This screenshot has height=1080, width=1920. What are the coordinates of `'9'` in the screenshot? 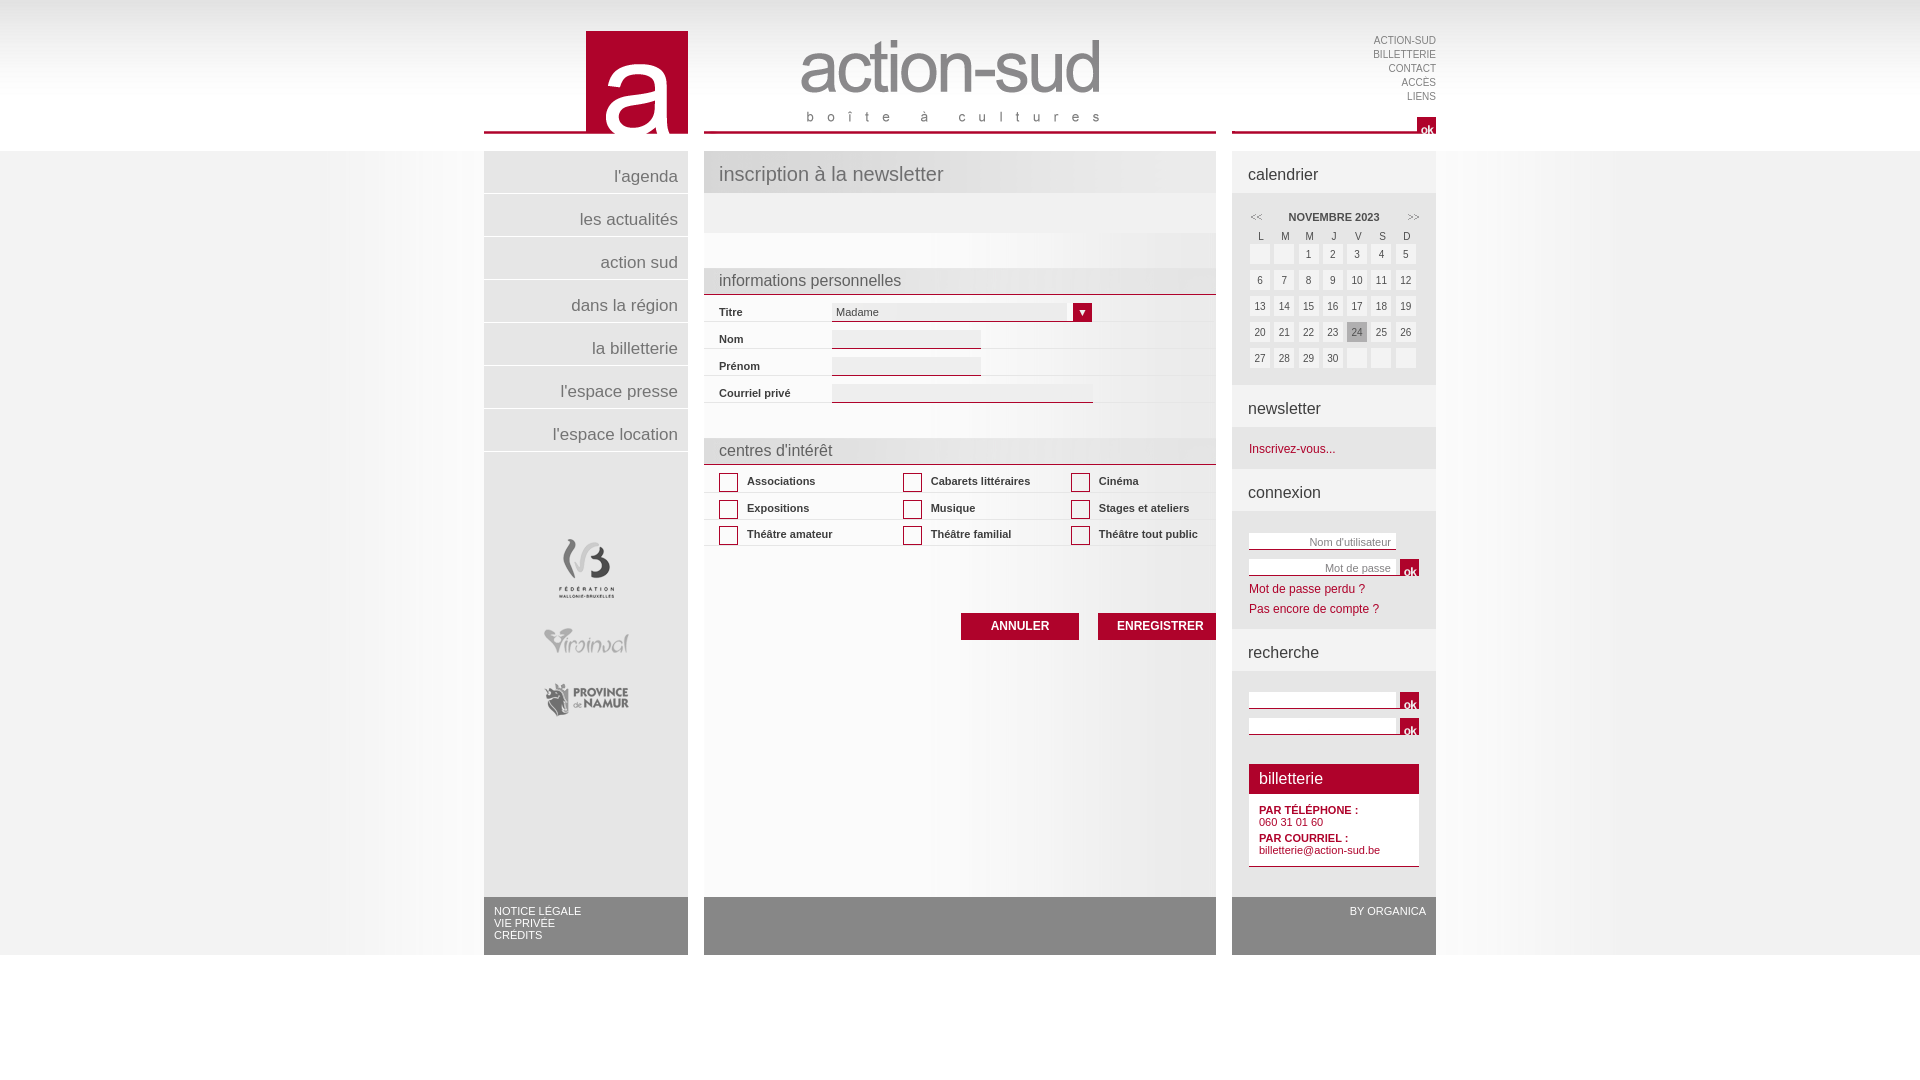 It's located at (1333, 280).